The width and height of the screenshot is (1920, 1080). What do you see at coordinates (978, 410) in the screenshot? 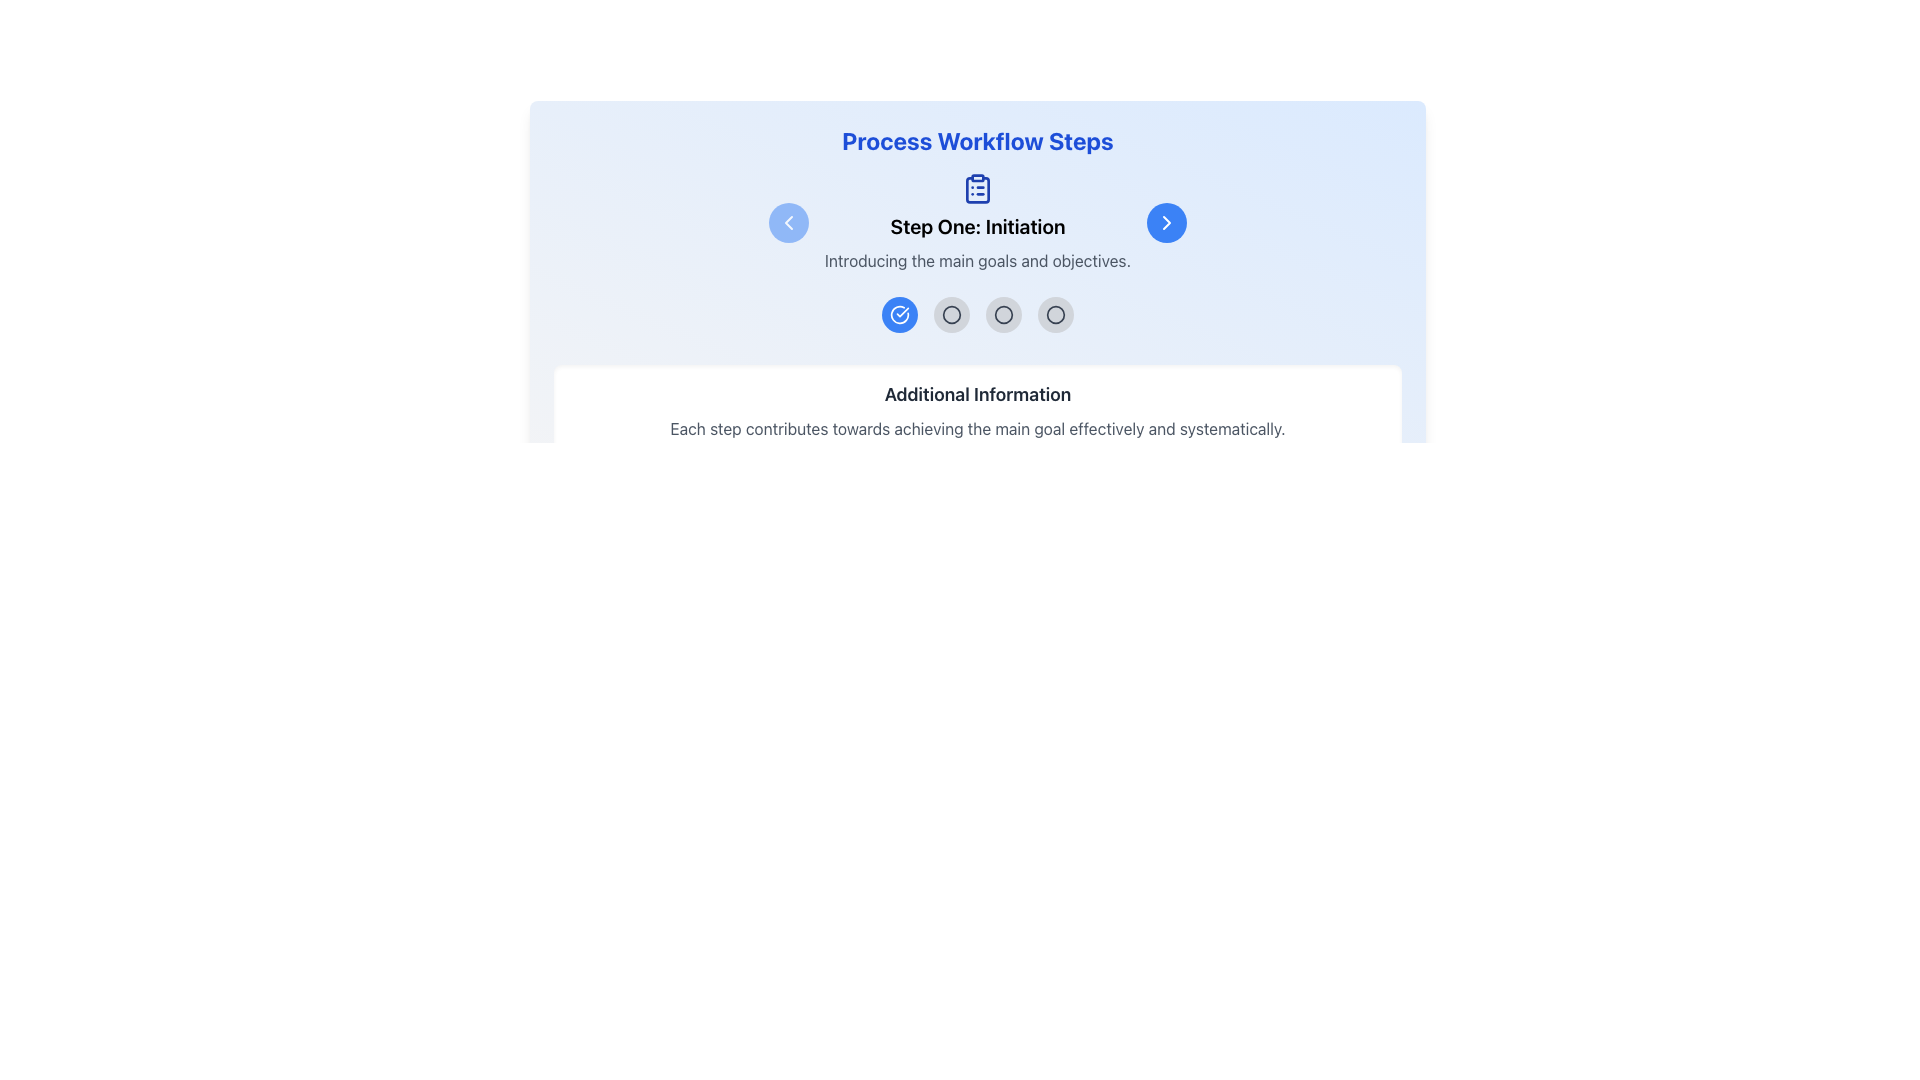
I see `the Informational Panel that contains the text 'Additional Information' and provides descriptions about the workflow steps` at bounding box center [978, 410].